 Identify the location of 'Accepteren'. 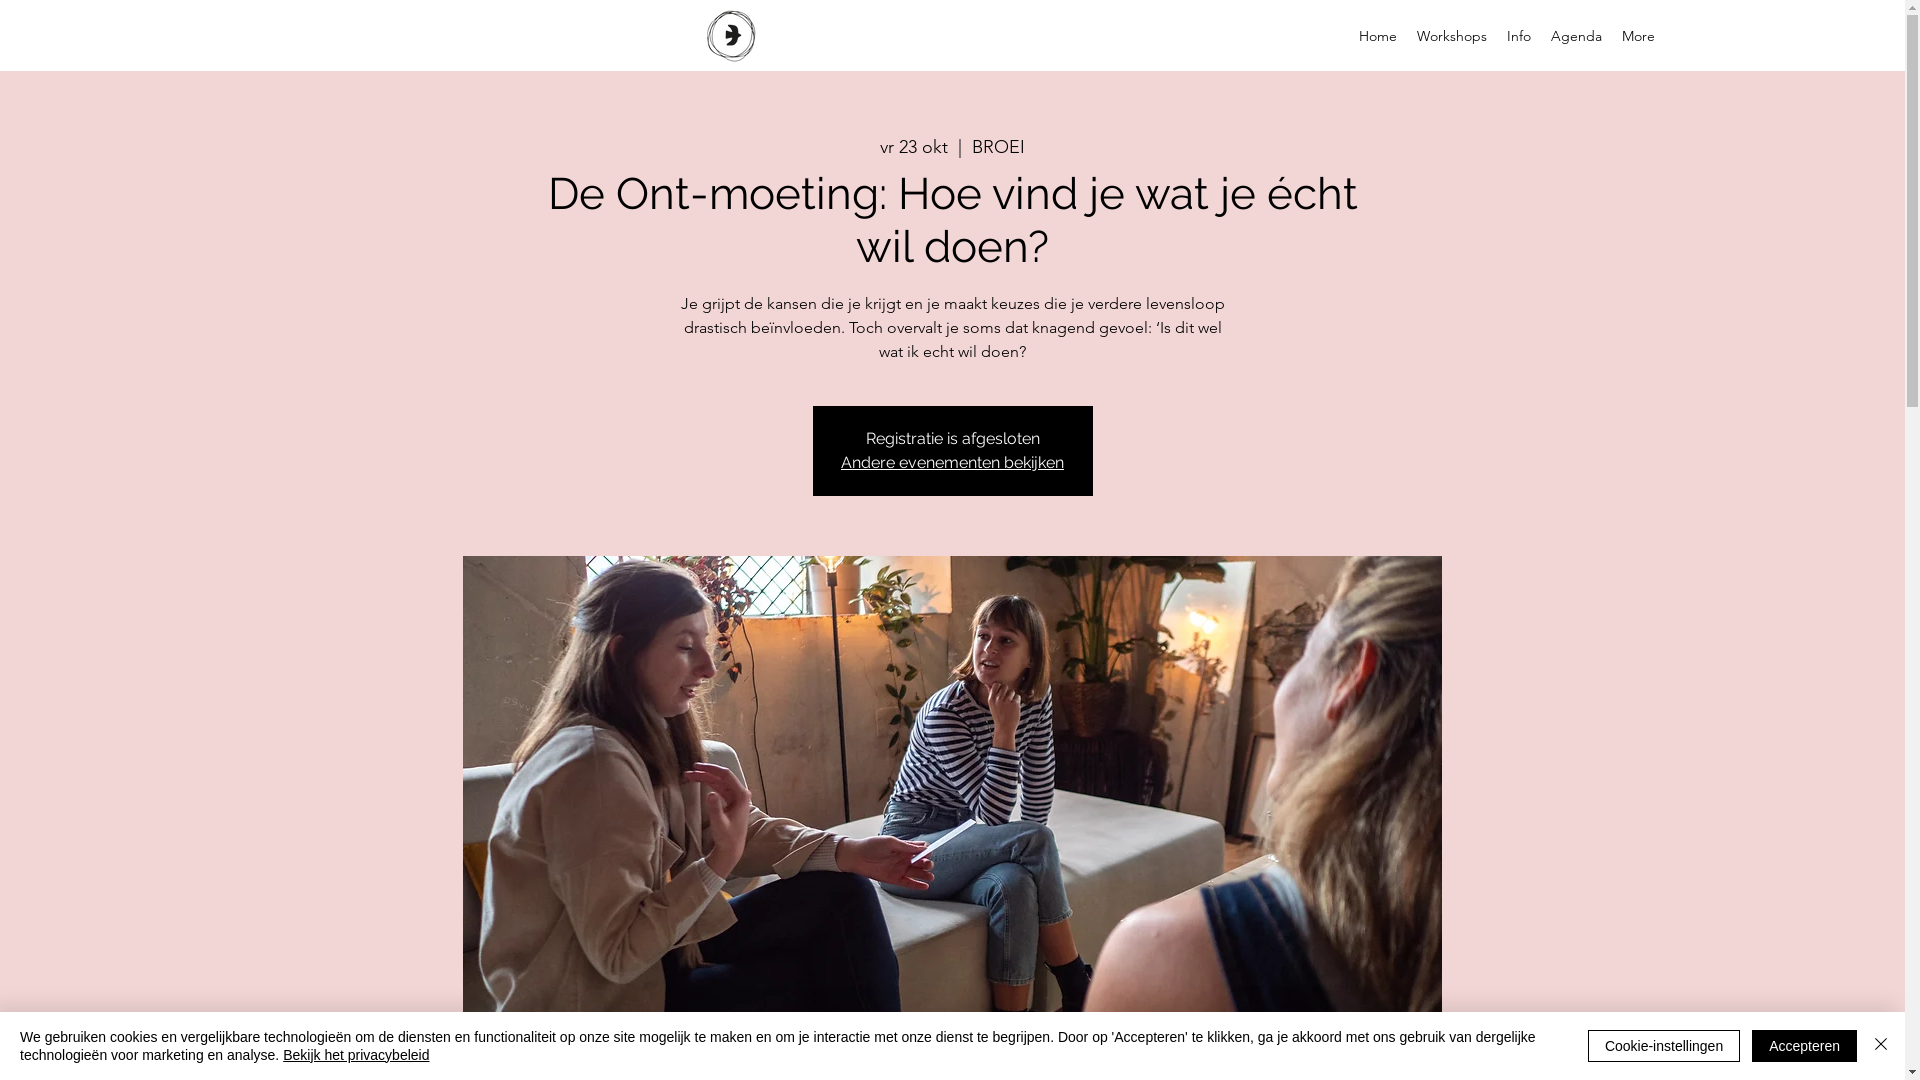
(1751, 1044).